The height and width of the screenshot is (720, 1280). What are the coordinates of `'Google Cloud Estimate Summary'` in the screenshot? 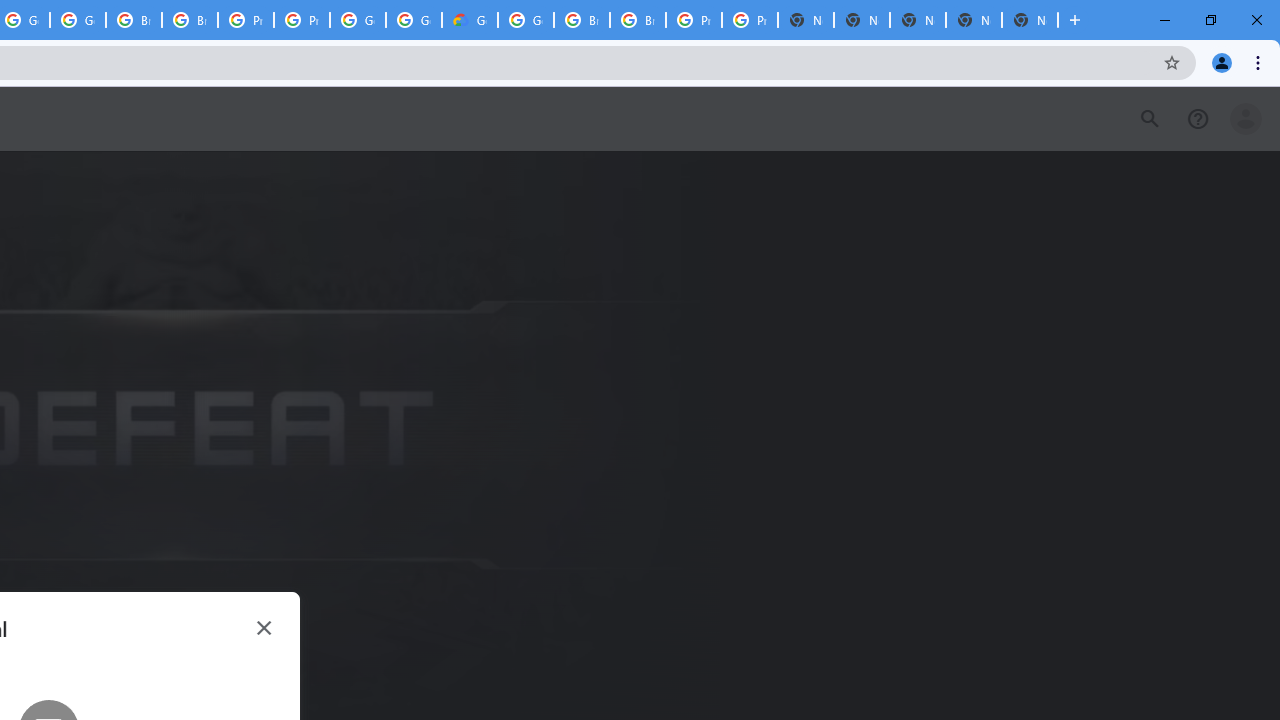 It's located at (468, 20).